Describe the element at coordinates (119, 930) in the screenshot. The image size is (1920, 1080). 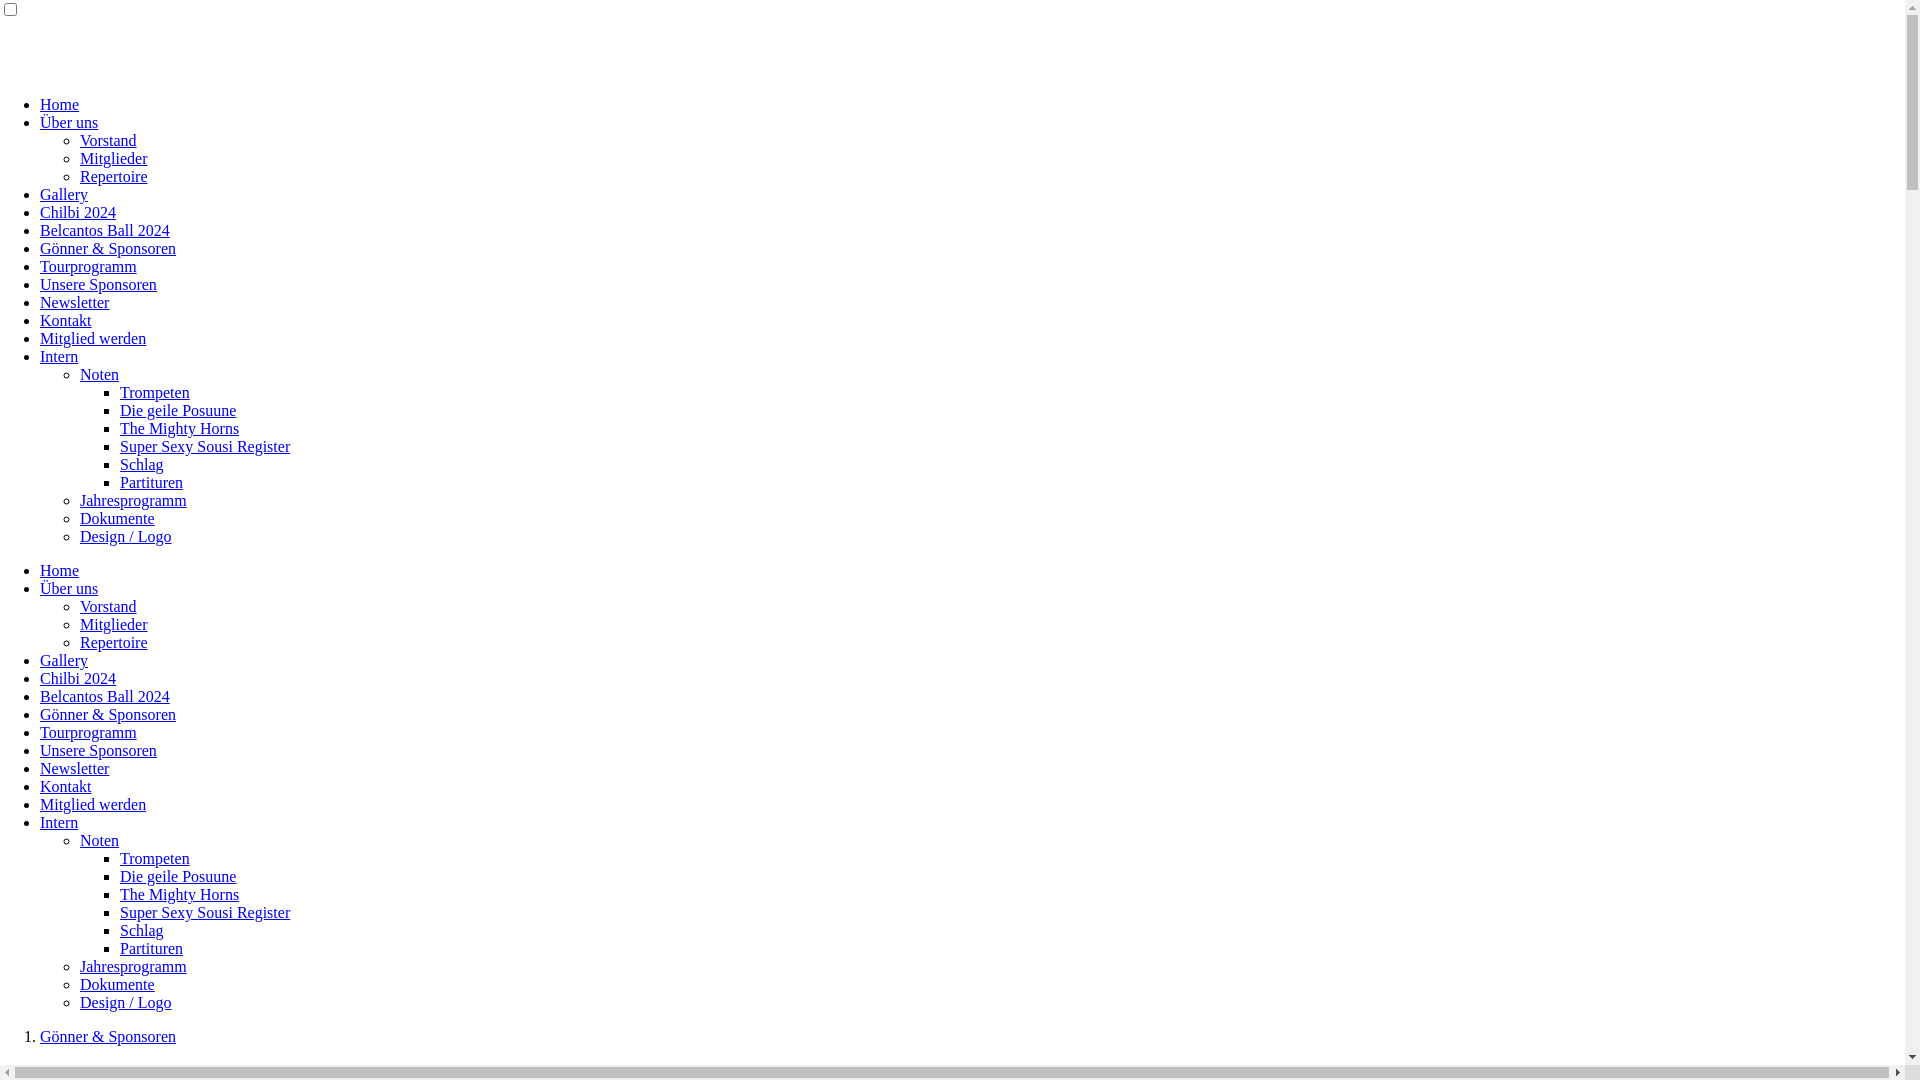
I see `'Schlag'` at that location.